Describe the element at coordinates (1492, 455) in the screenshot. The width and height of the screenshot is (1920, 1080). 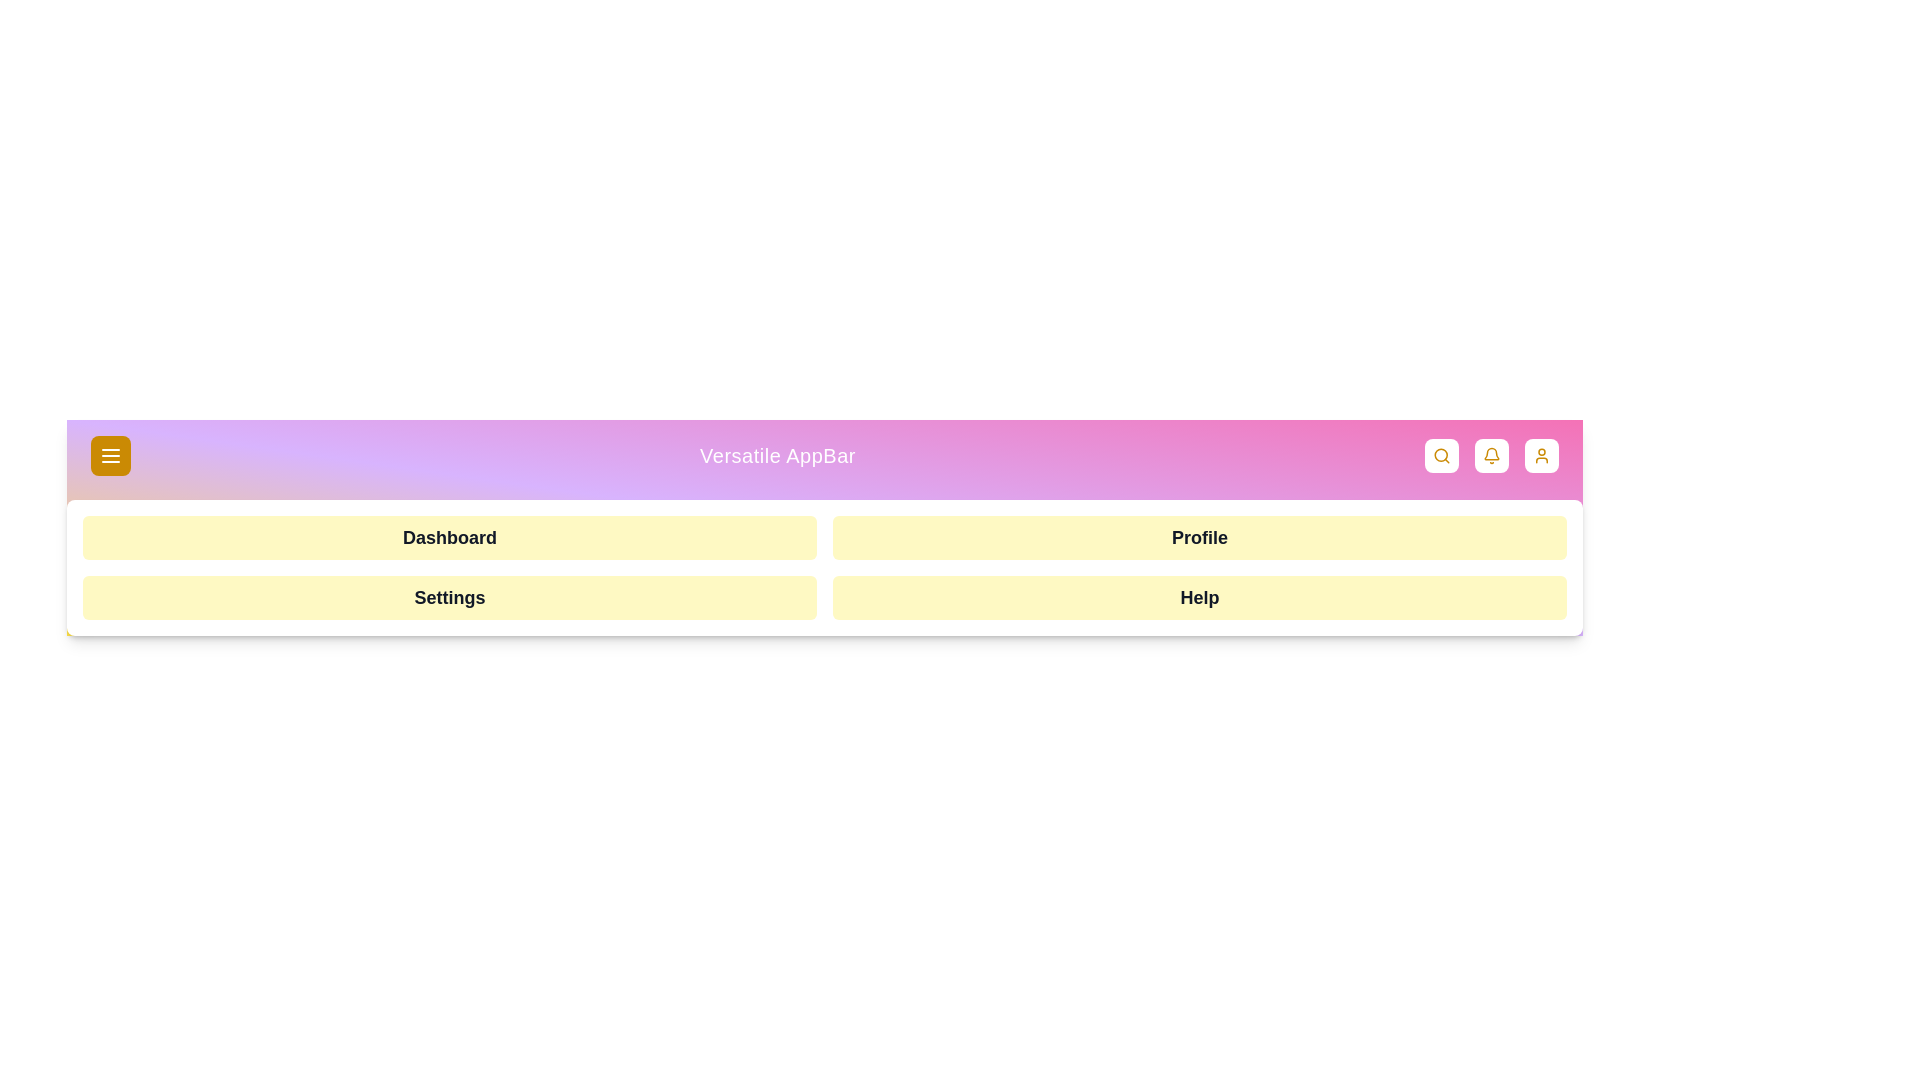
I see `the notifications button` at that location.